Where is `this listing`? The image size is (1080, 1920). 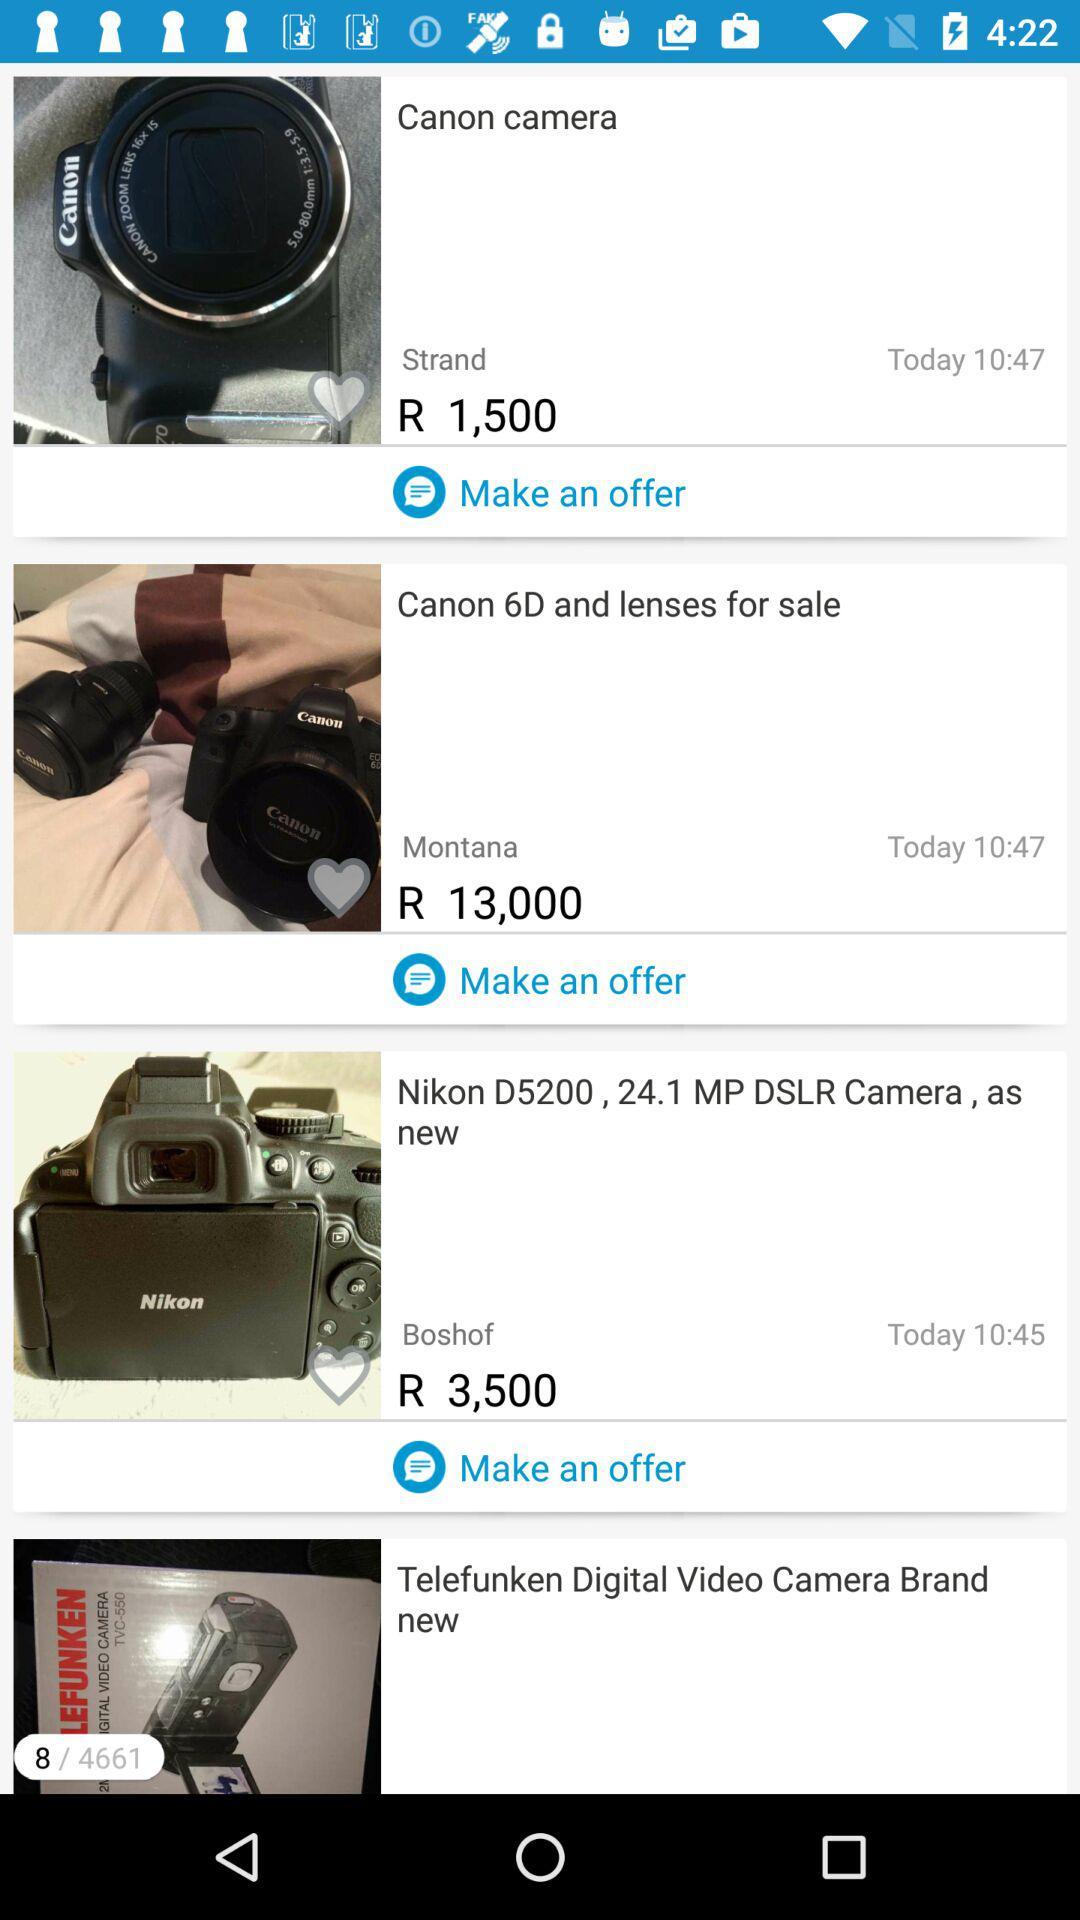
this listing is located at coordinates (338, 888).